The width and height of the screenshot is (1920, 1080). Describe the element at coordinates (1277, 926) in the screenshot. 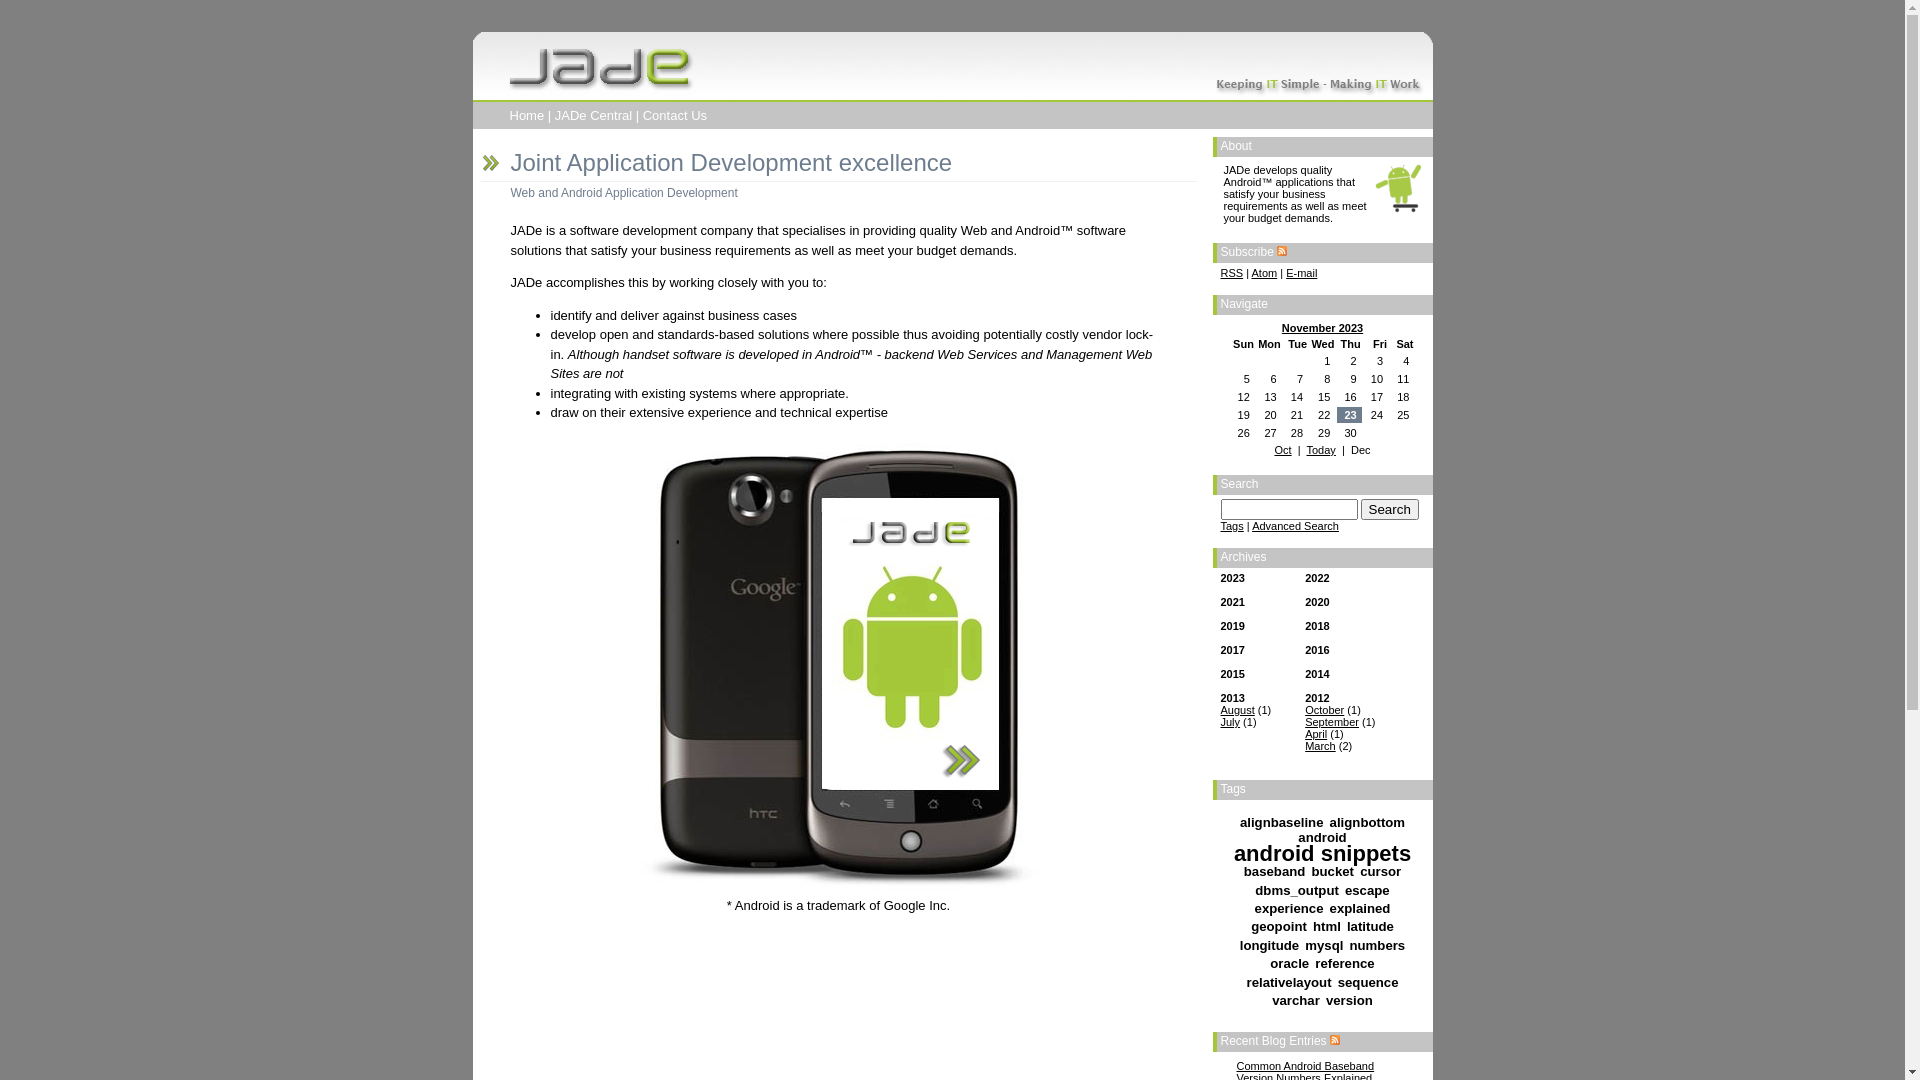

I see `'geopoint'` at that location.